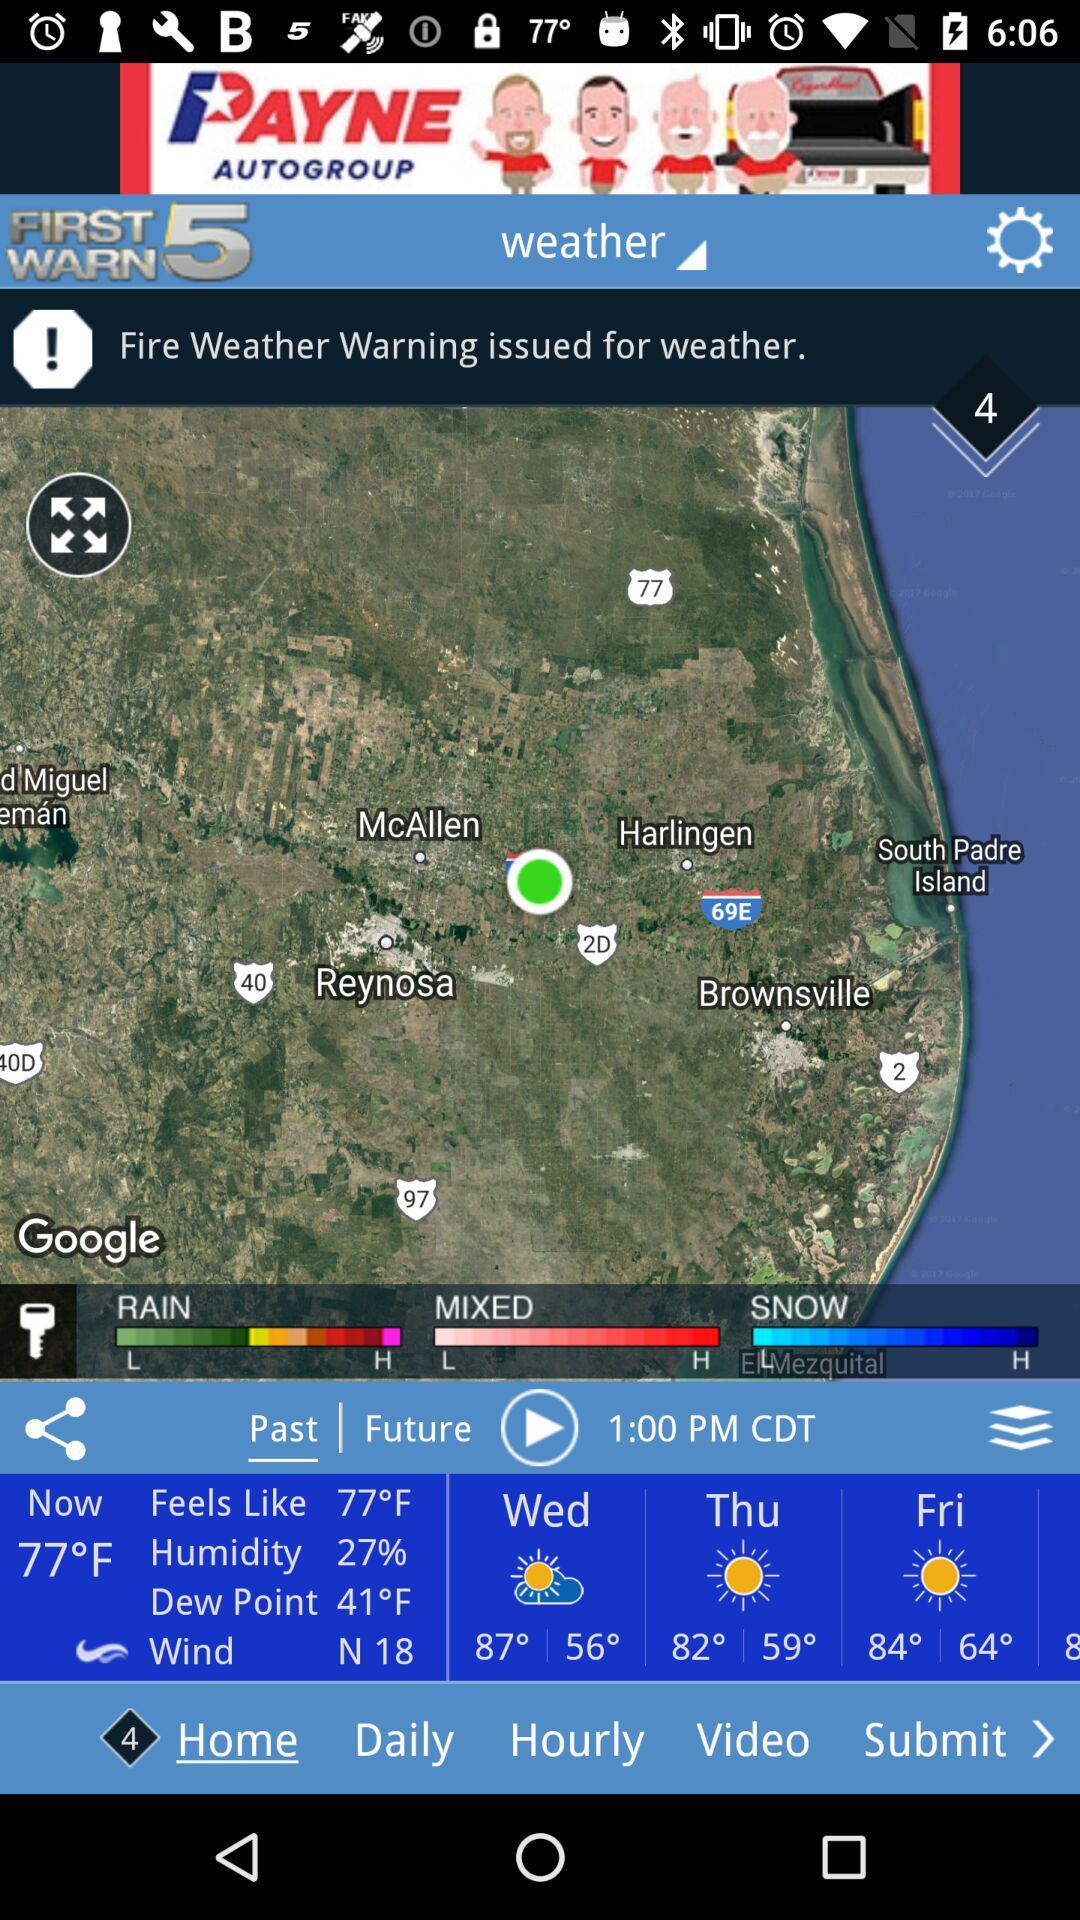  I want to click on the layers icon, so click(1020, 1426).